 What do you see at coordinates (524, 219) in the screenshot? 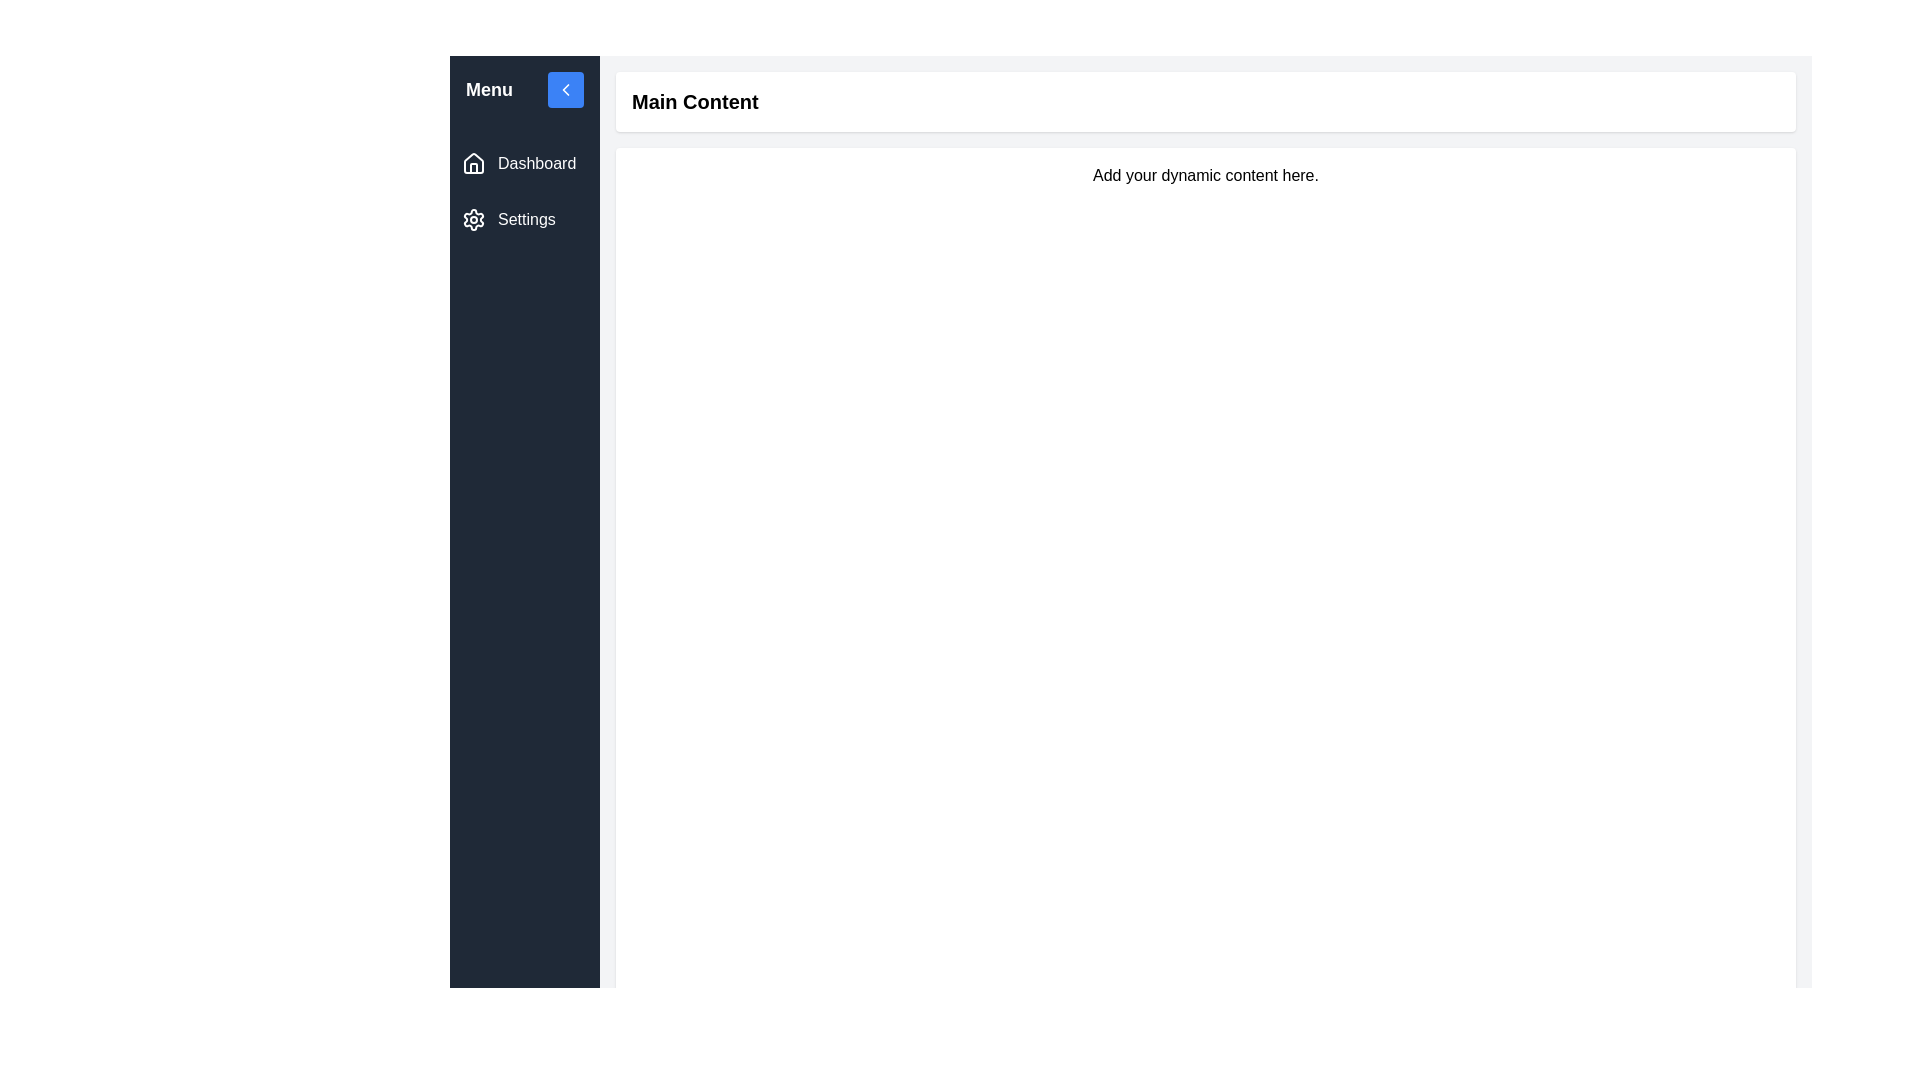
I see `the 'Settings' menu item in the interactive sidebar, which is identified by its white text and gear icon against a dark background` at bounding box center [524, 219].